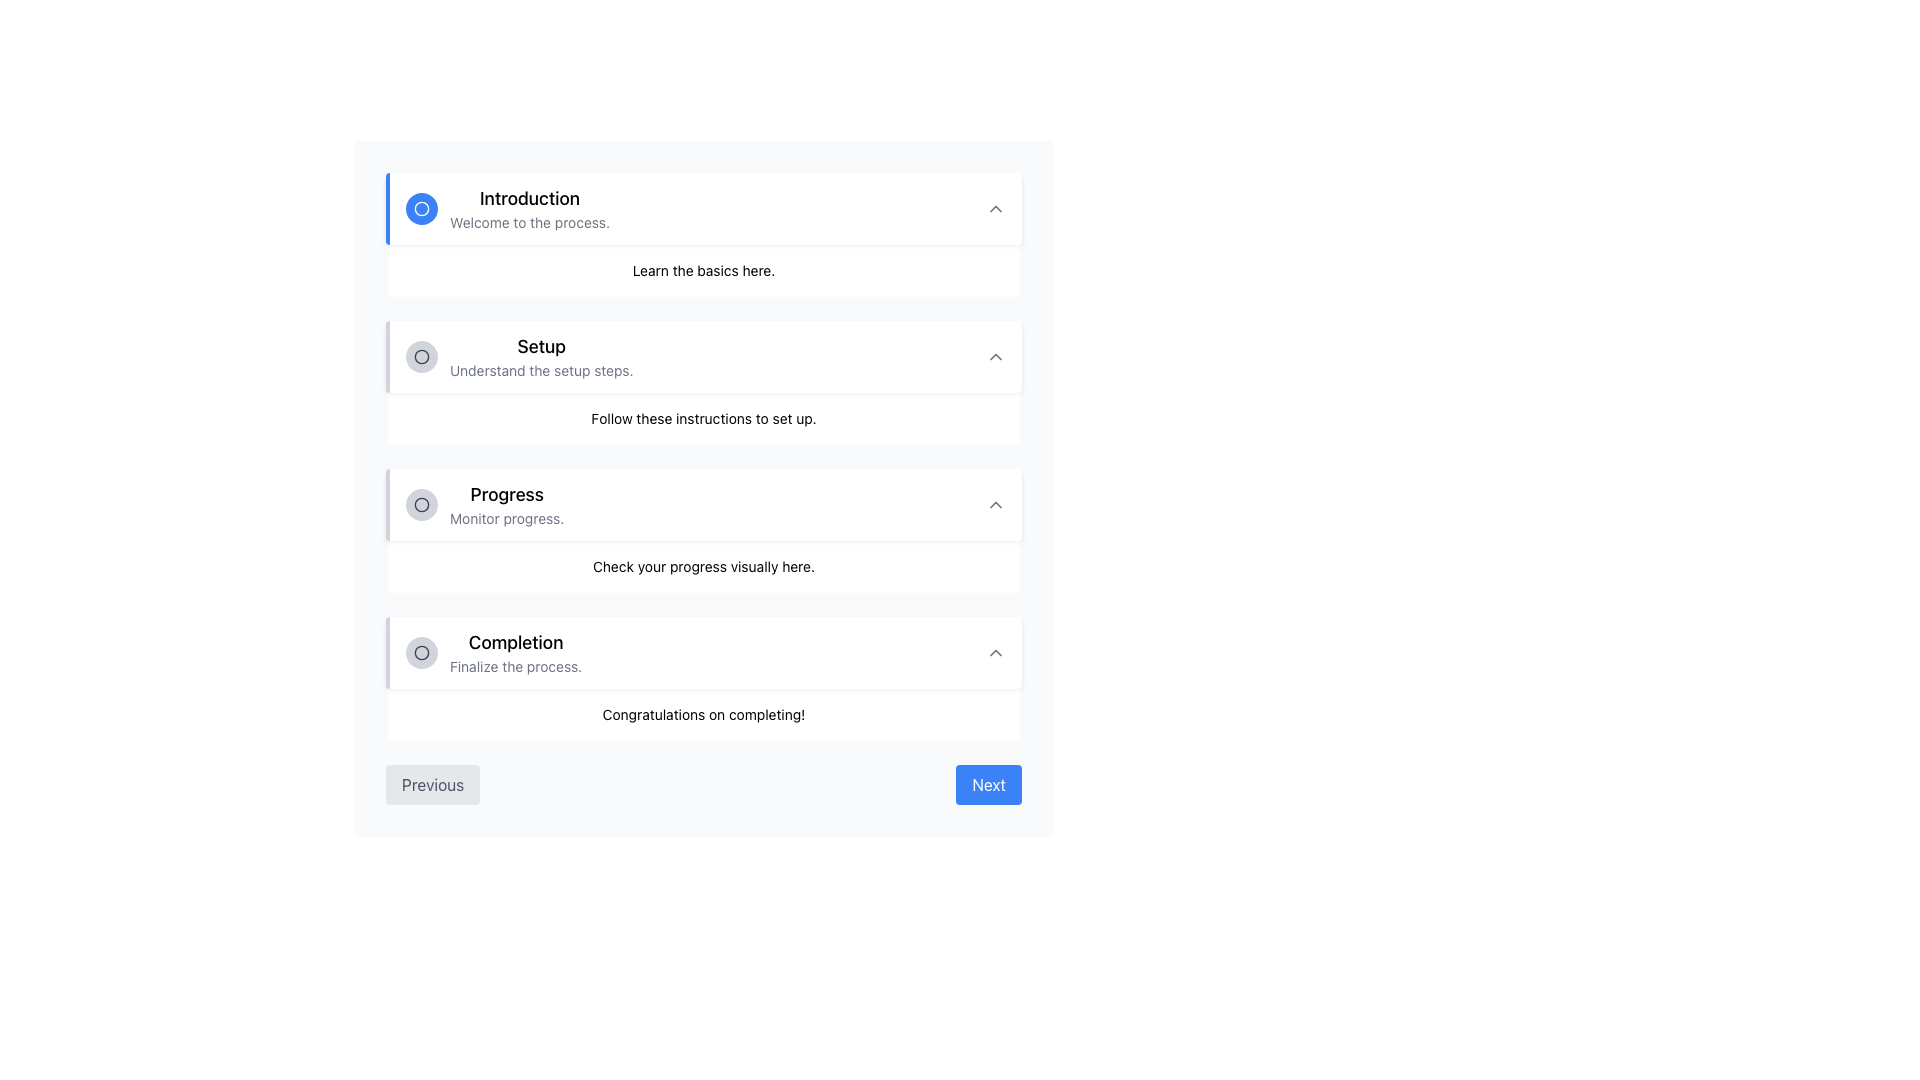 The width and height of the screenshot is (1920, 1080). I want to click on the toggle icon located in the upper right corner of the collapsible panel, so click(996, 208).